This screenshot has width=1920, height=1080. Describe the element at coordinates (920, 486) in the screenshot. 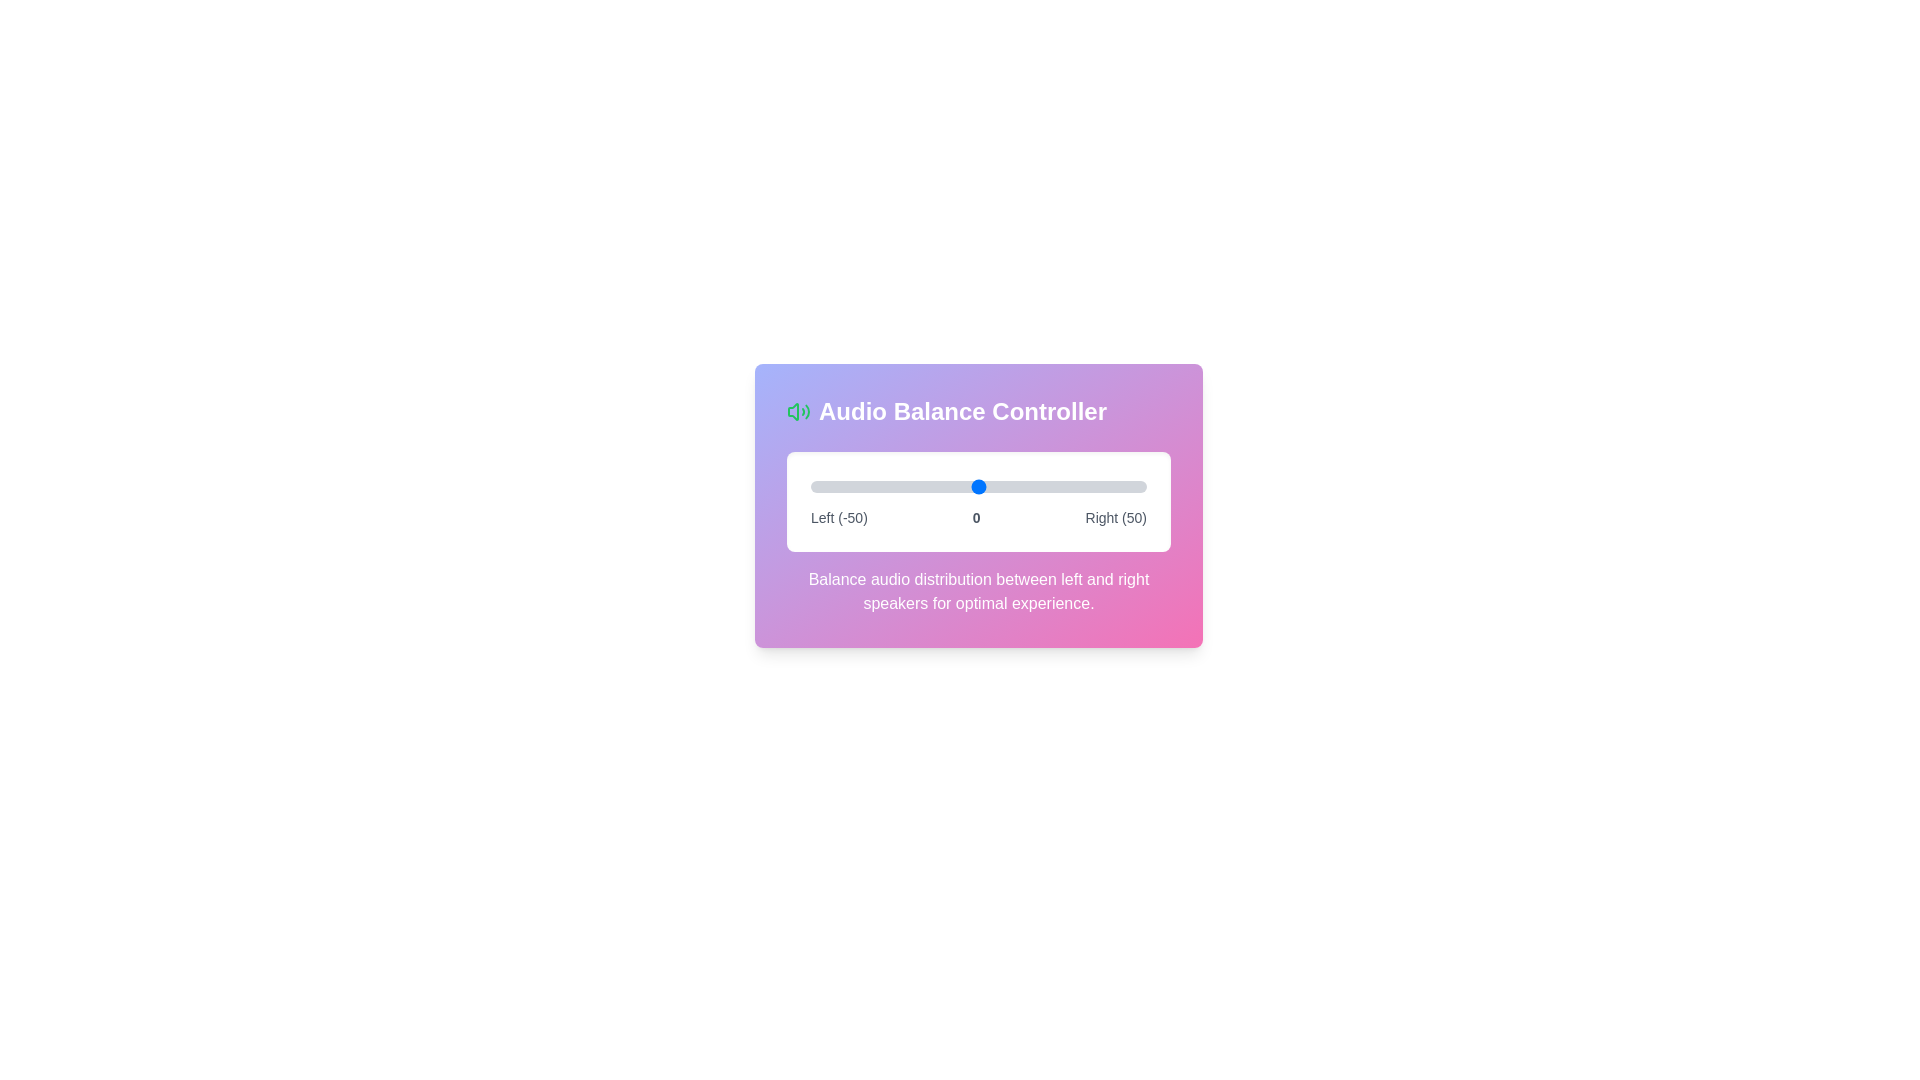

I see `the balance slider to set the audio balance to -17` at that location.